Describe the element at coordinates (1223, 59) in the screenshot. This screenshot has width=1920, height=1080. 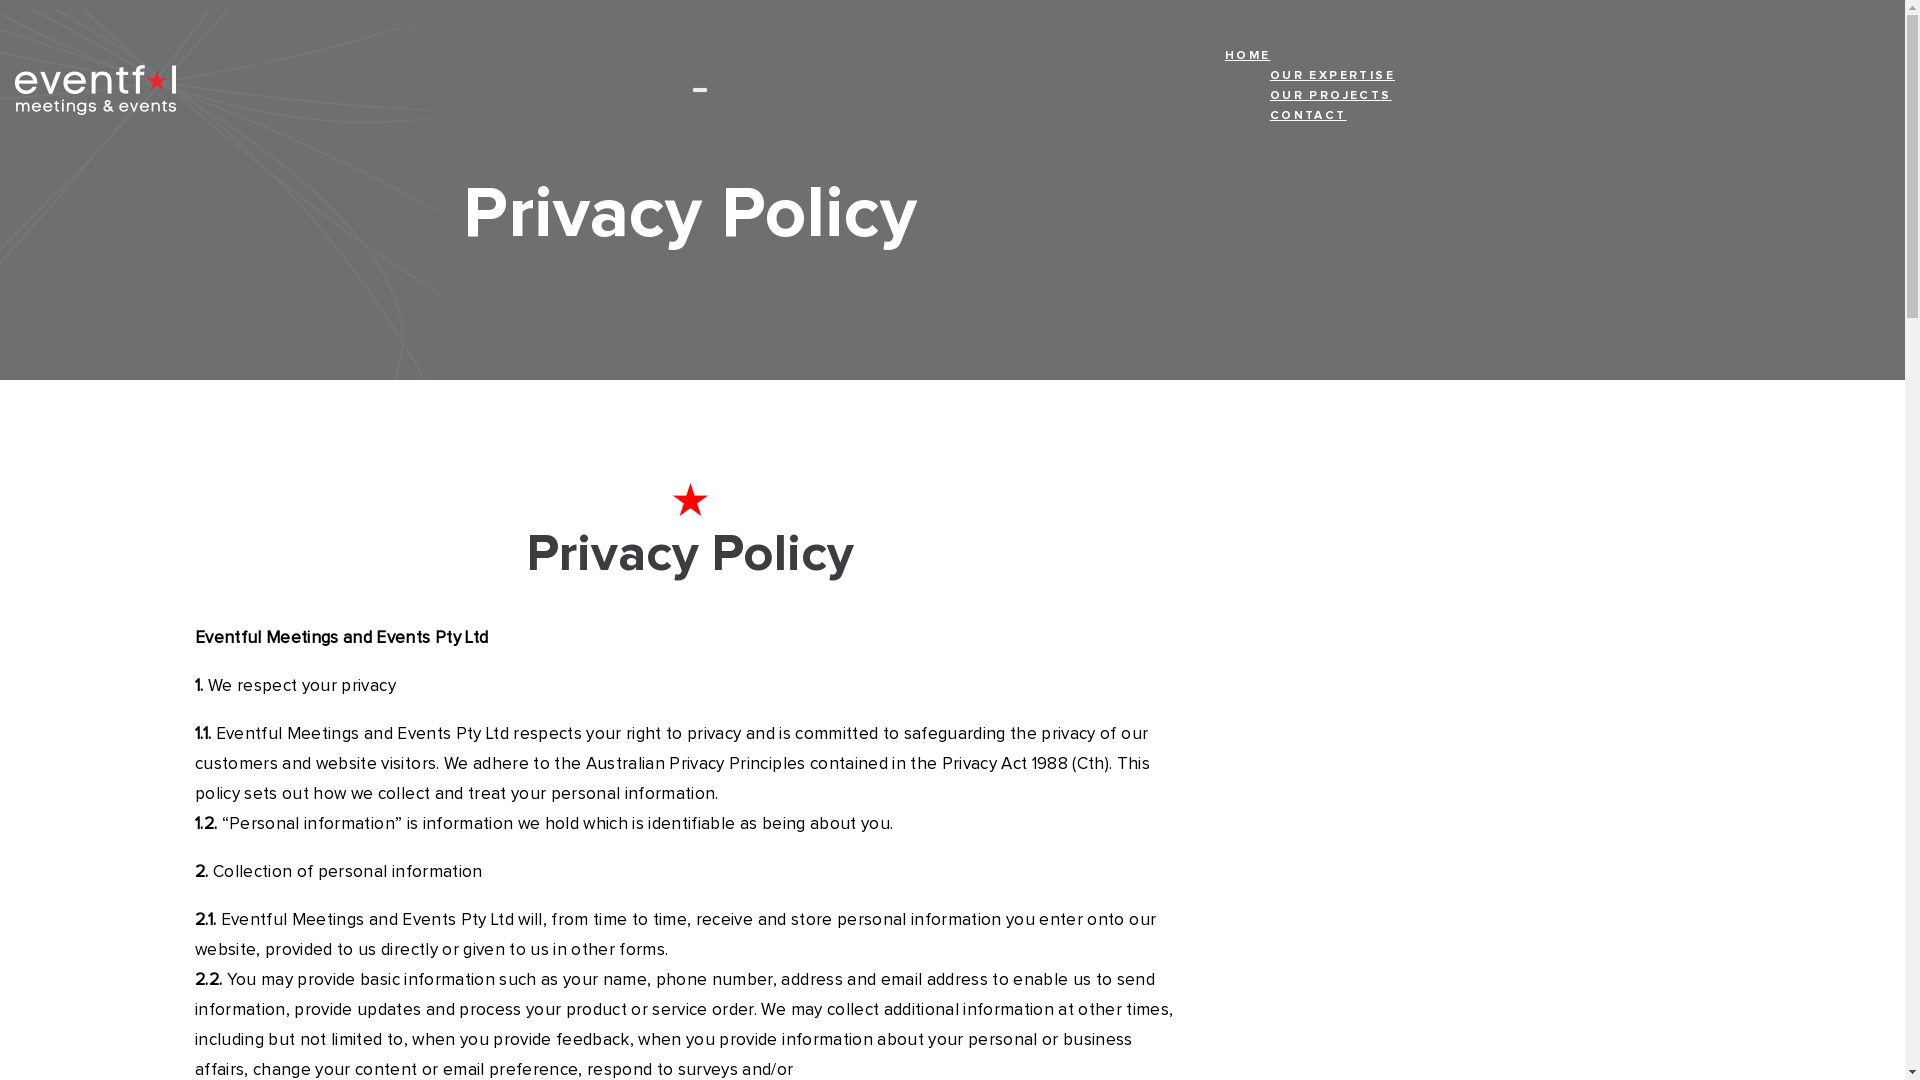
I see `'HOME'` at that location.